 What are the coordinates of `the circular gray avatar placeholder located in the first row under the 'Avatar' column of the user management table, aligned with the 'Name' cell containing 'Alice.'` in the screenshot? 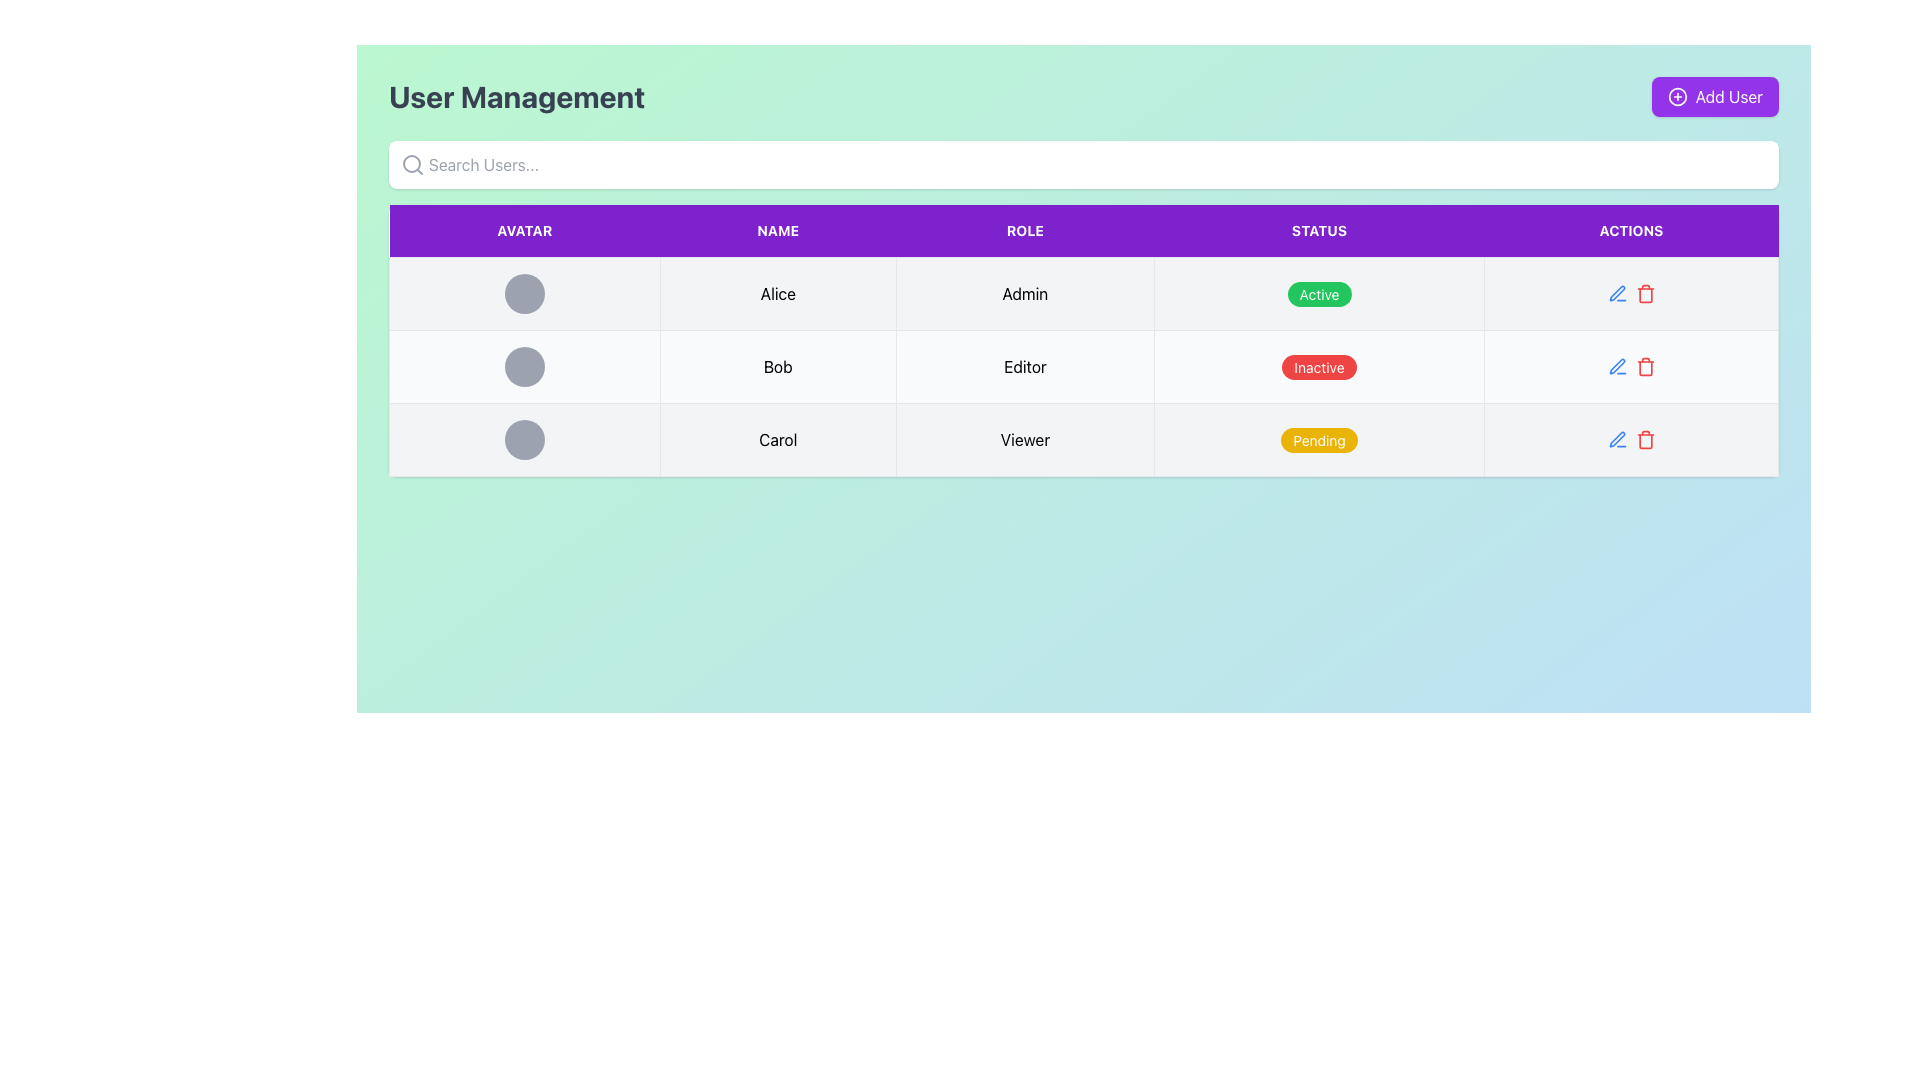 It's located at (524, 293).